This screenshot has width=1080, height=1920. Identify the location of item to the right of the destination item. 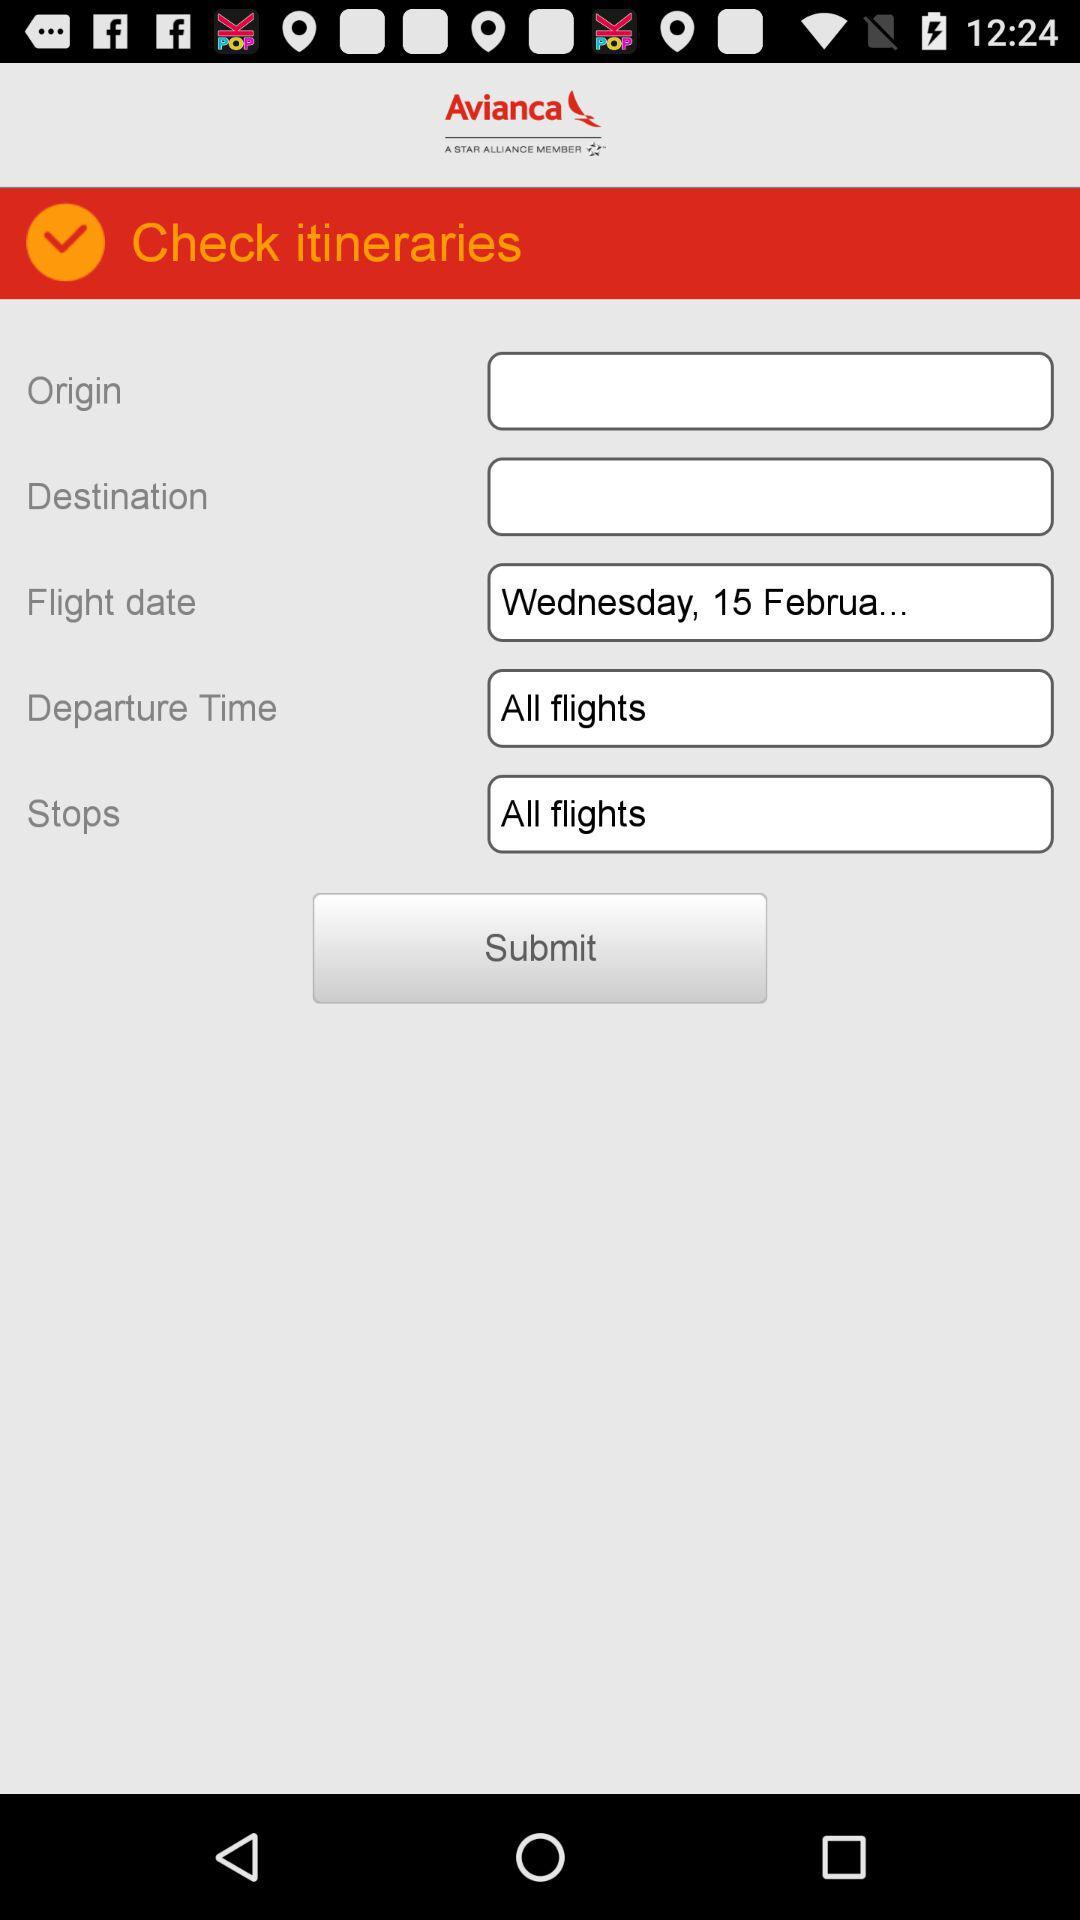
(769, 496).